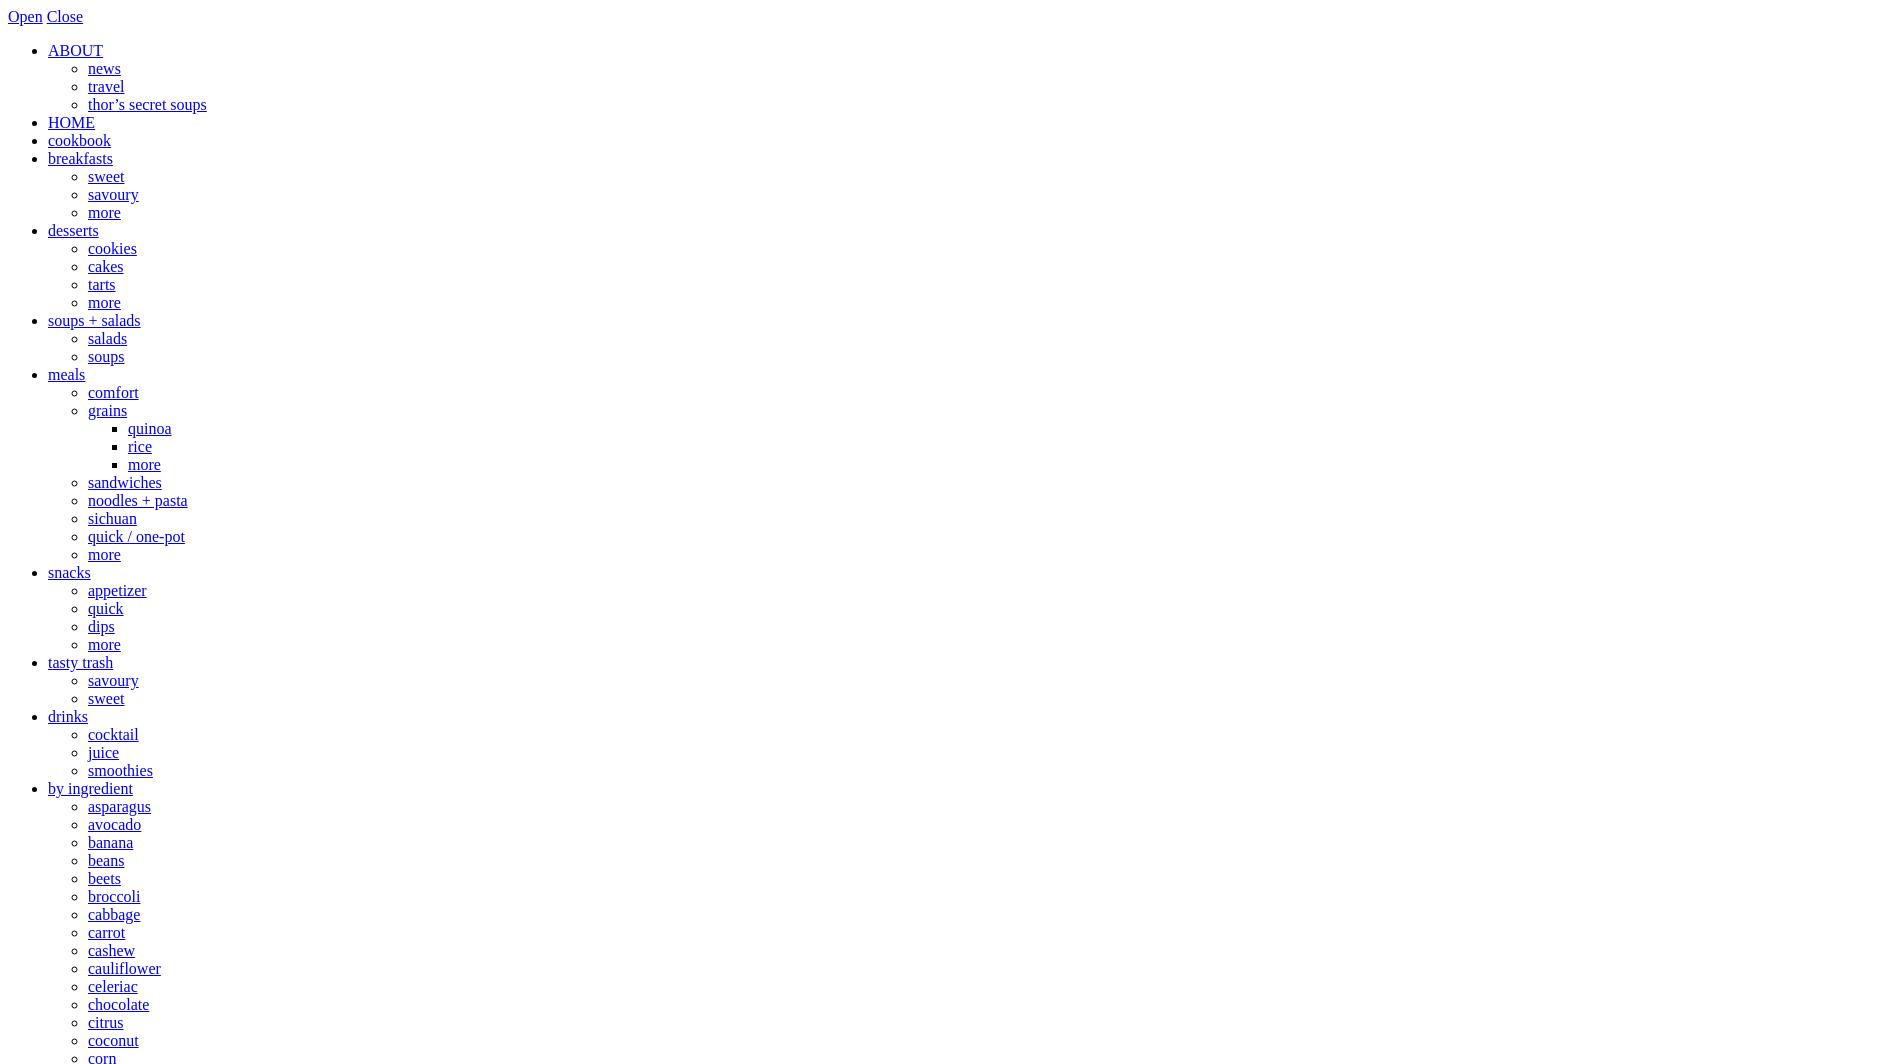 The height and width of the screenshot is (1064, 1900). Describe the element at coordinates (106, 932) in the screenshot. I see `'carrot'` at that location.